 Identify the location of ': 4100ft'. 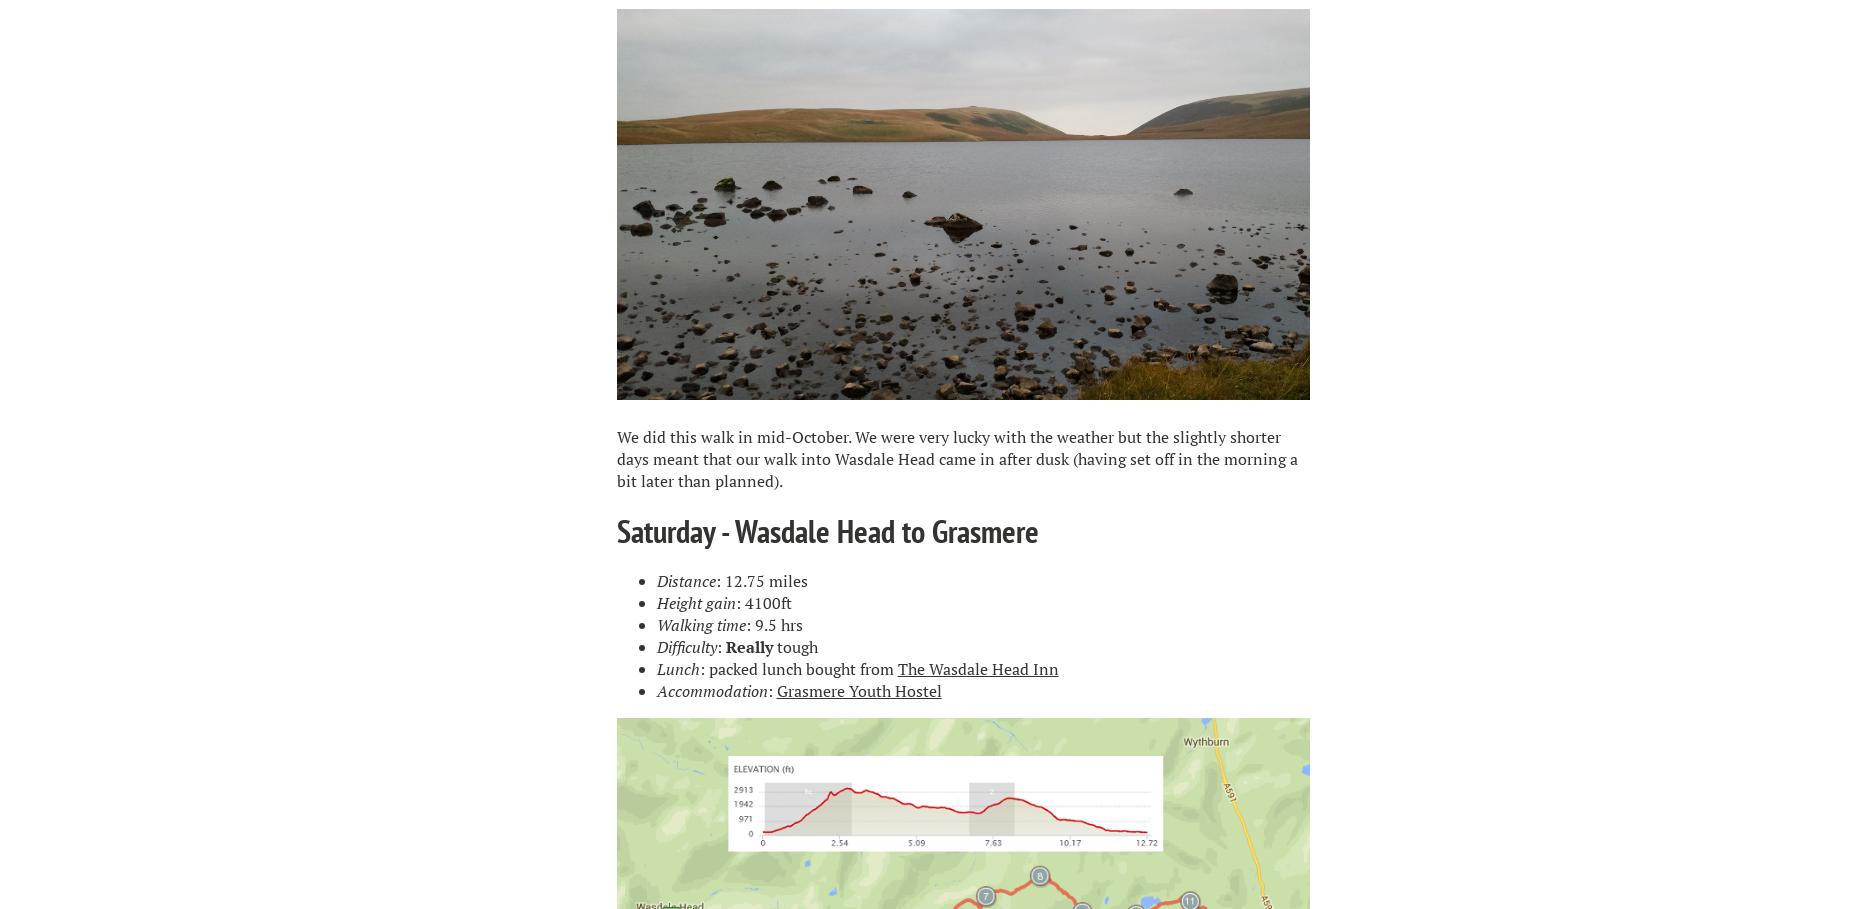
(762, 602).